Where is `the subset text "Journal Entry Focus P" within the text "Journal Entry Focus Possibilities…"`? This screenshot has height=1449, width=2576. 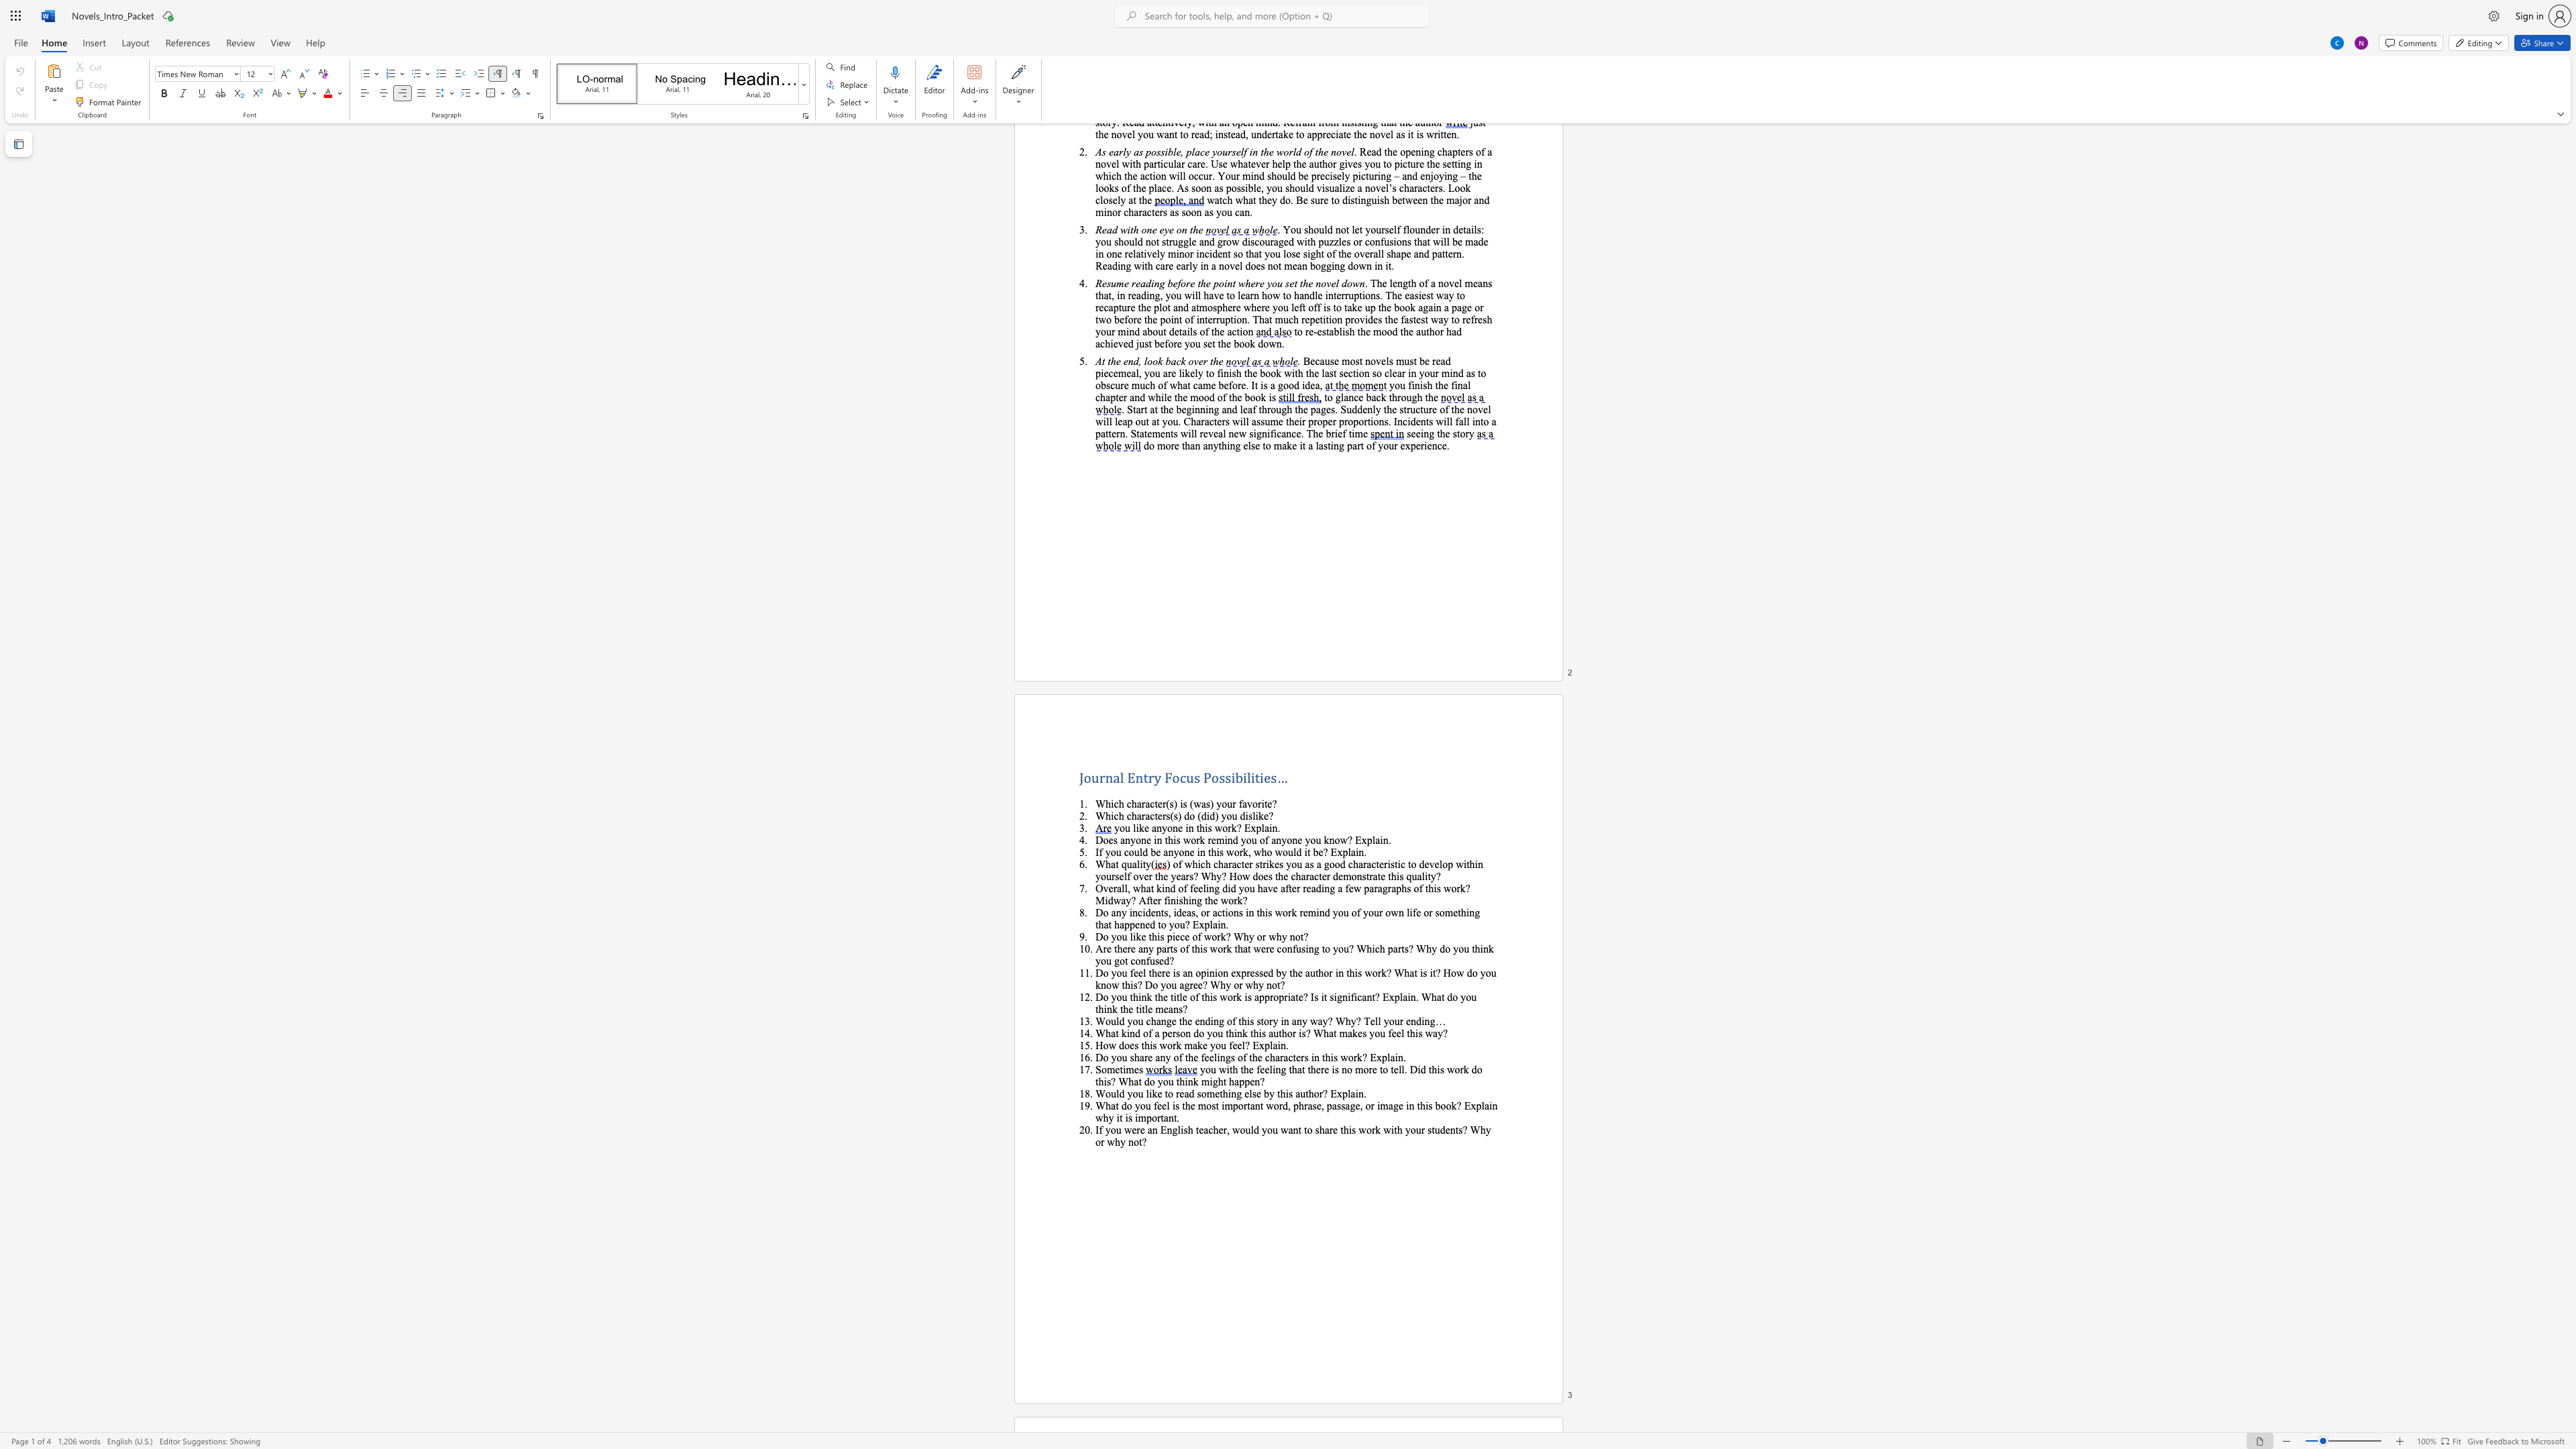
the subset text "Journal Entry Focus P" within the text "Journal Entry Focus Possibilities…" is located at coordinates (1079, 776).